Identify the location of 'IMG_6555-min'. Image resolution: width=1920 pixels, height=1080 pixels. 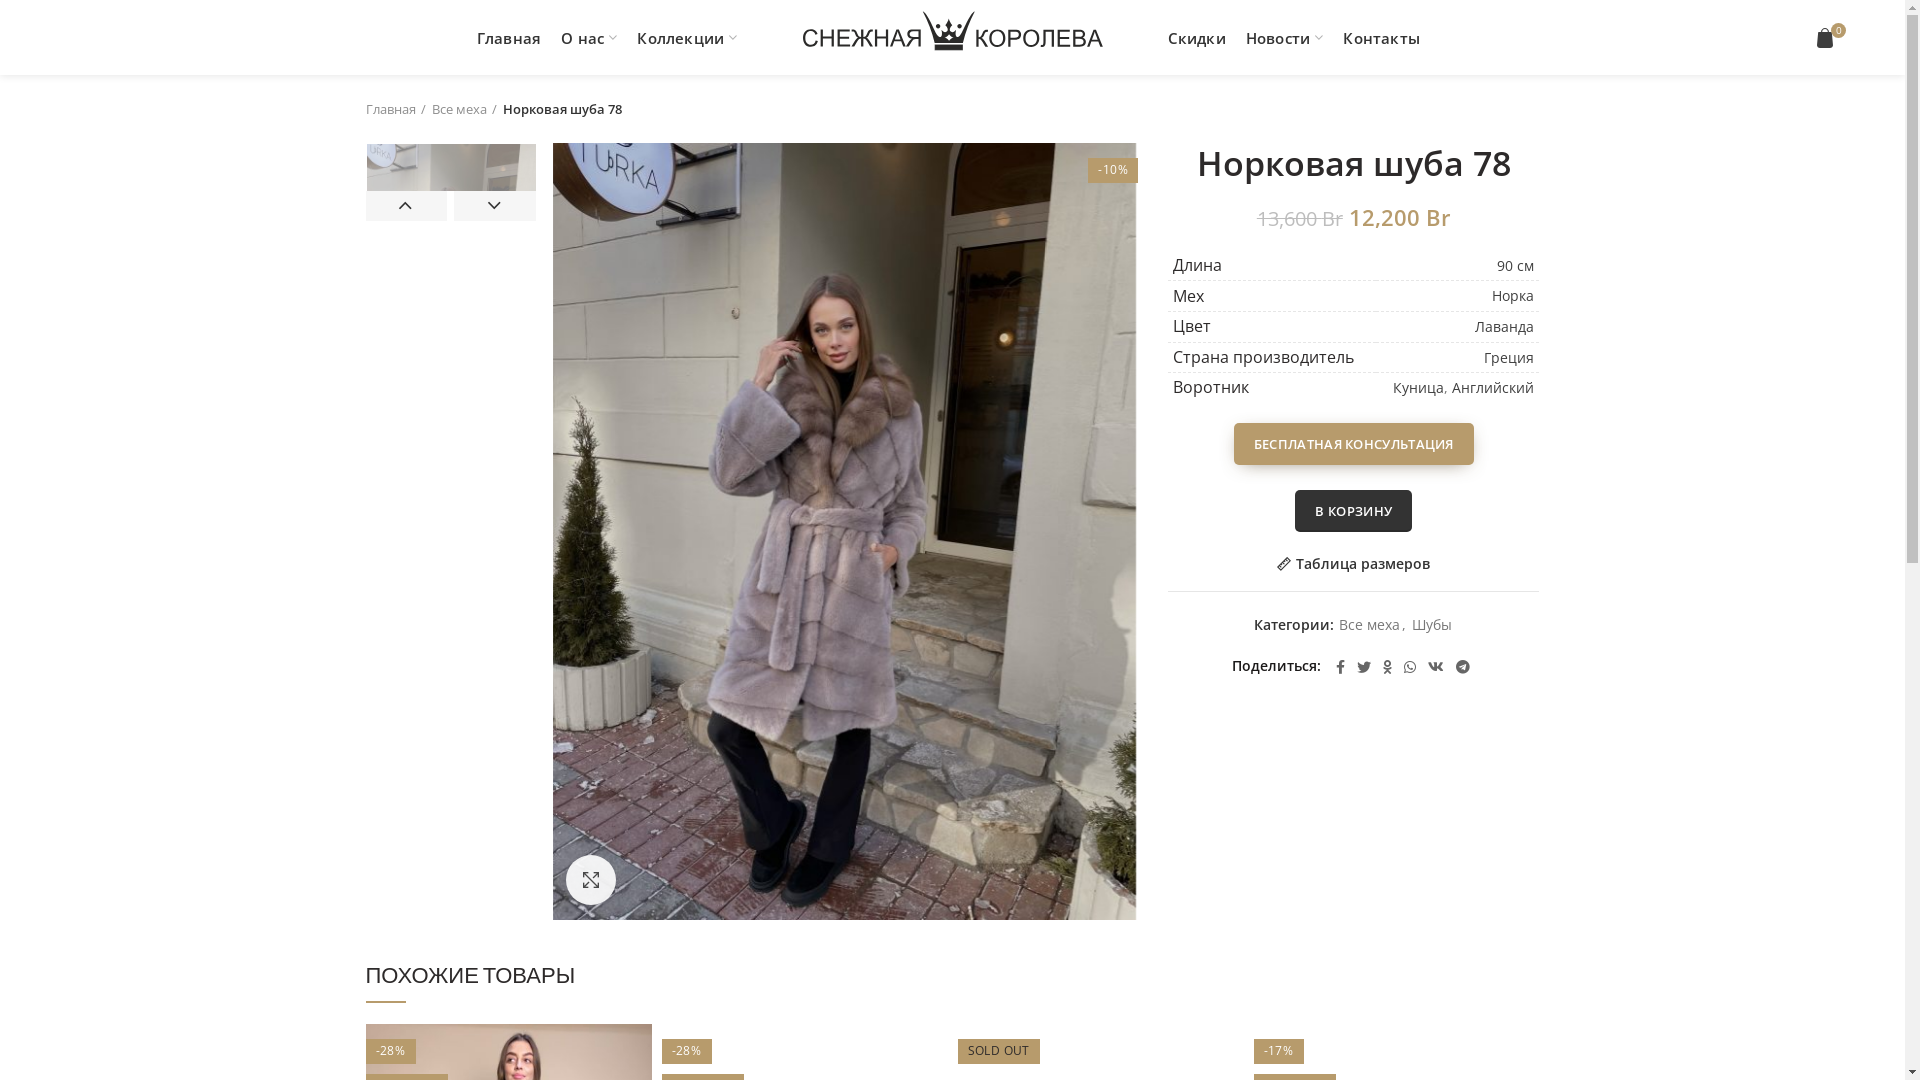
(449, 270).